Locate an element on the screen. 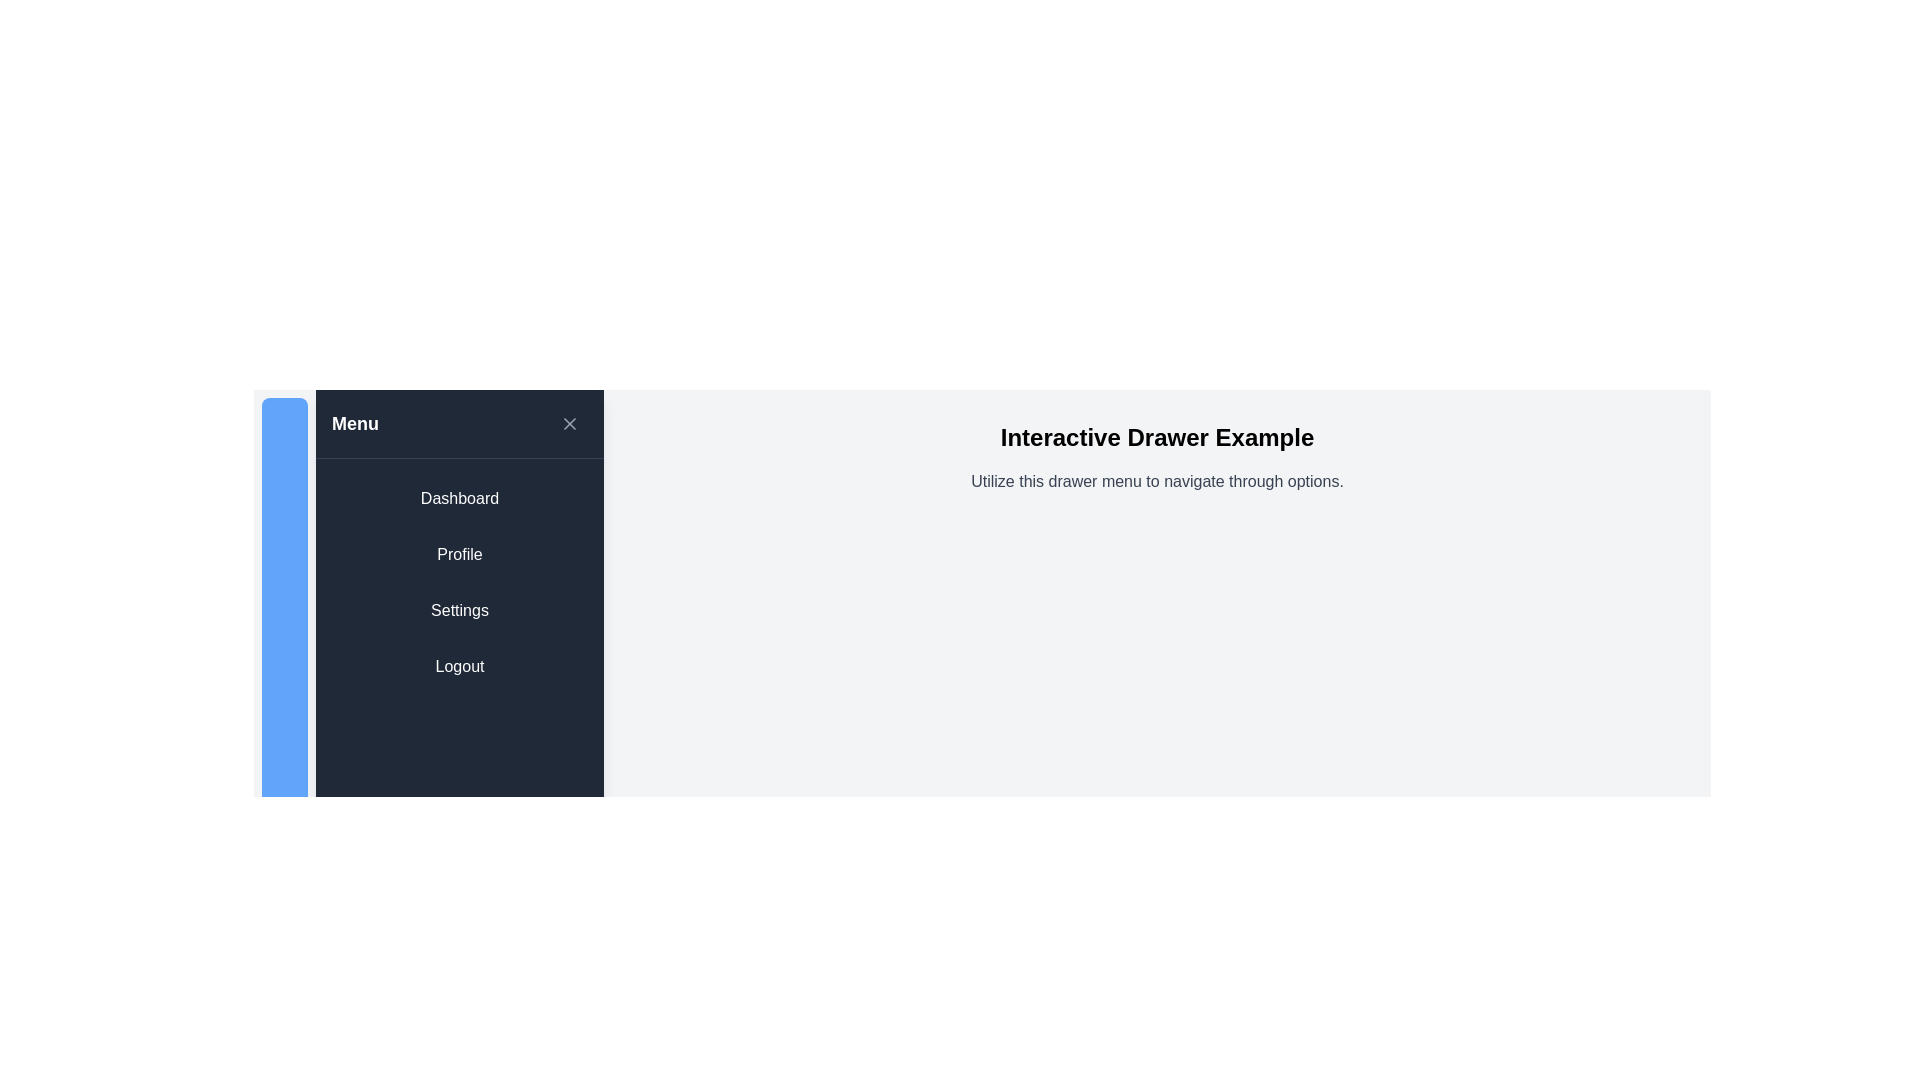  the static text element that reads 'Utilize this drawer menu to navigate through options.' positioned below the 'Interactive Drawer Example' heading is located at coordinates (1157, 482).